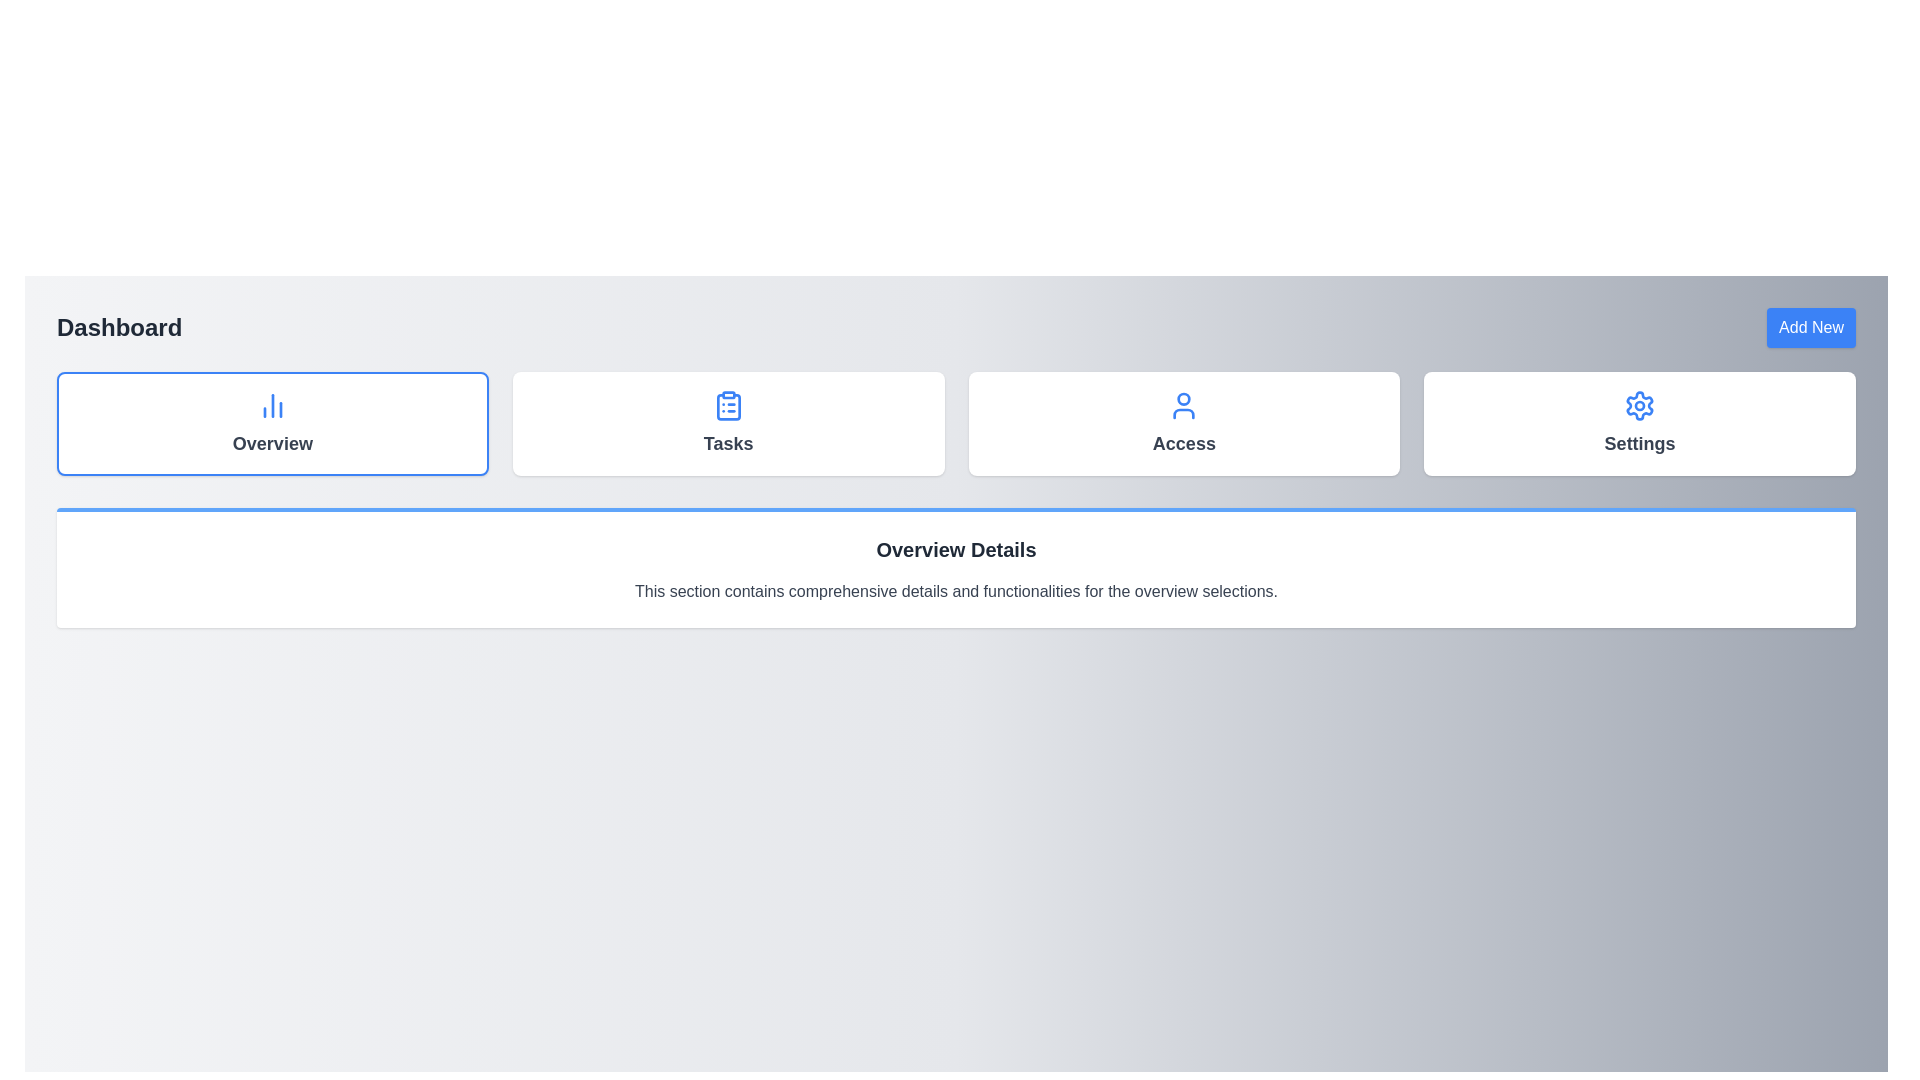 Image resolution: width=1920 pixels, height=1080 pixels. I want to click on the decorative 'Tasks' icon located in the dashboard, positioned above the word 'Tasks' and is the second button from the left, so click(727, 406).